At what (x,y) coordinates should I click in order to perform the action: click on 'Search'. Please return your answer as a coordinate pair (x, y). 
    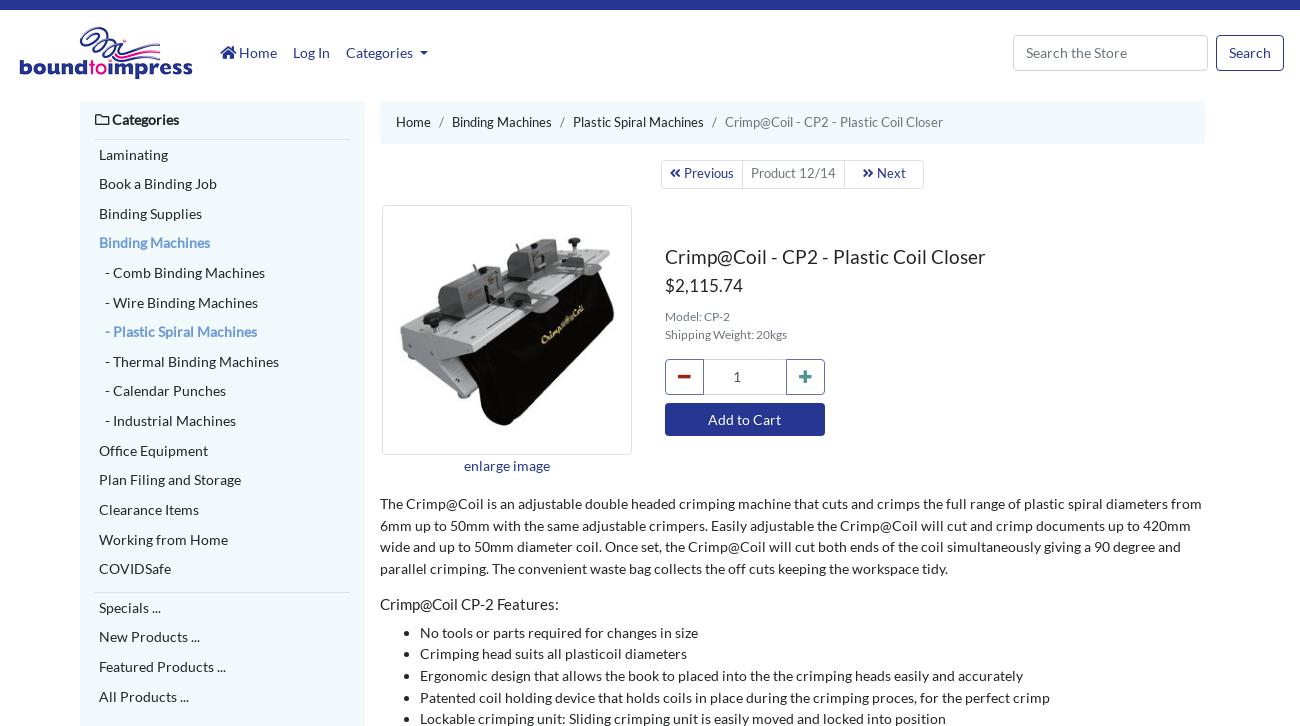
    Looking at the image, I should click on (1249, 52).